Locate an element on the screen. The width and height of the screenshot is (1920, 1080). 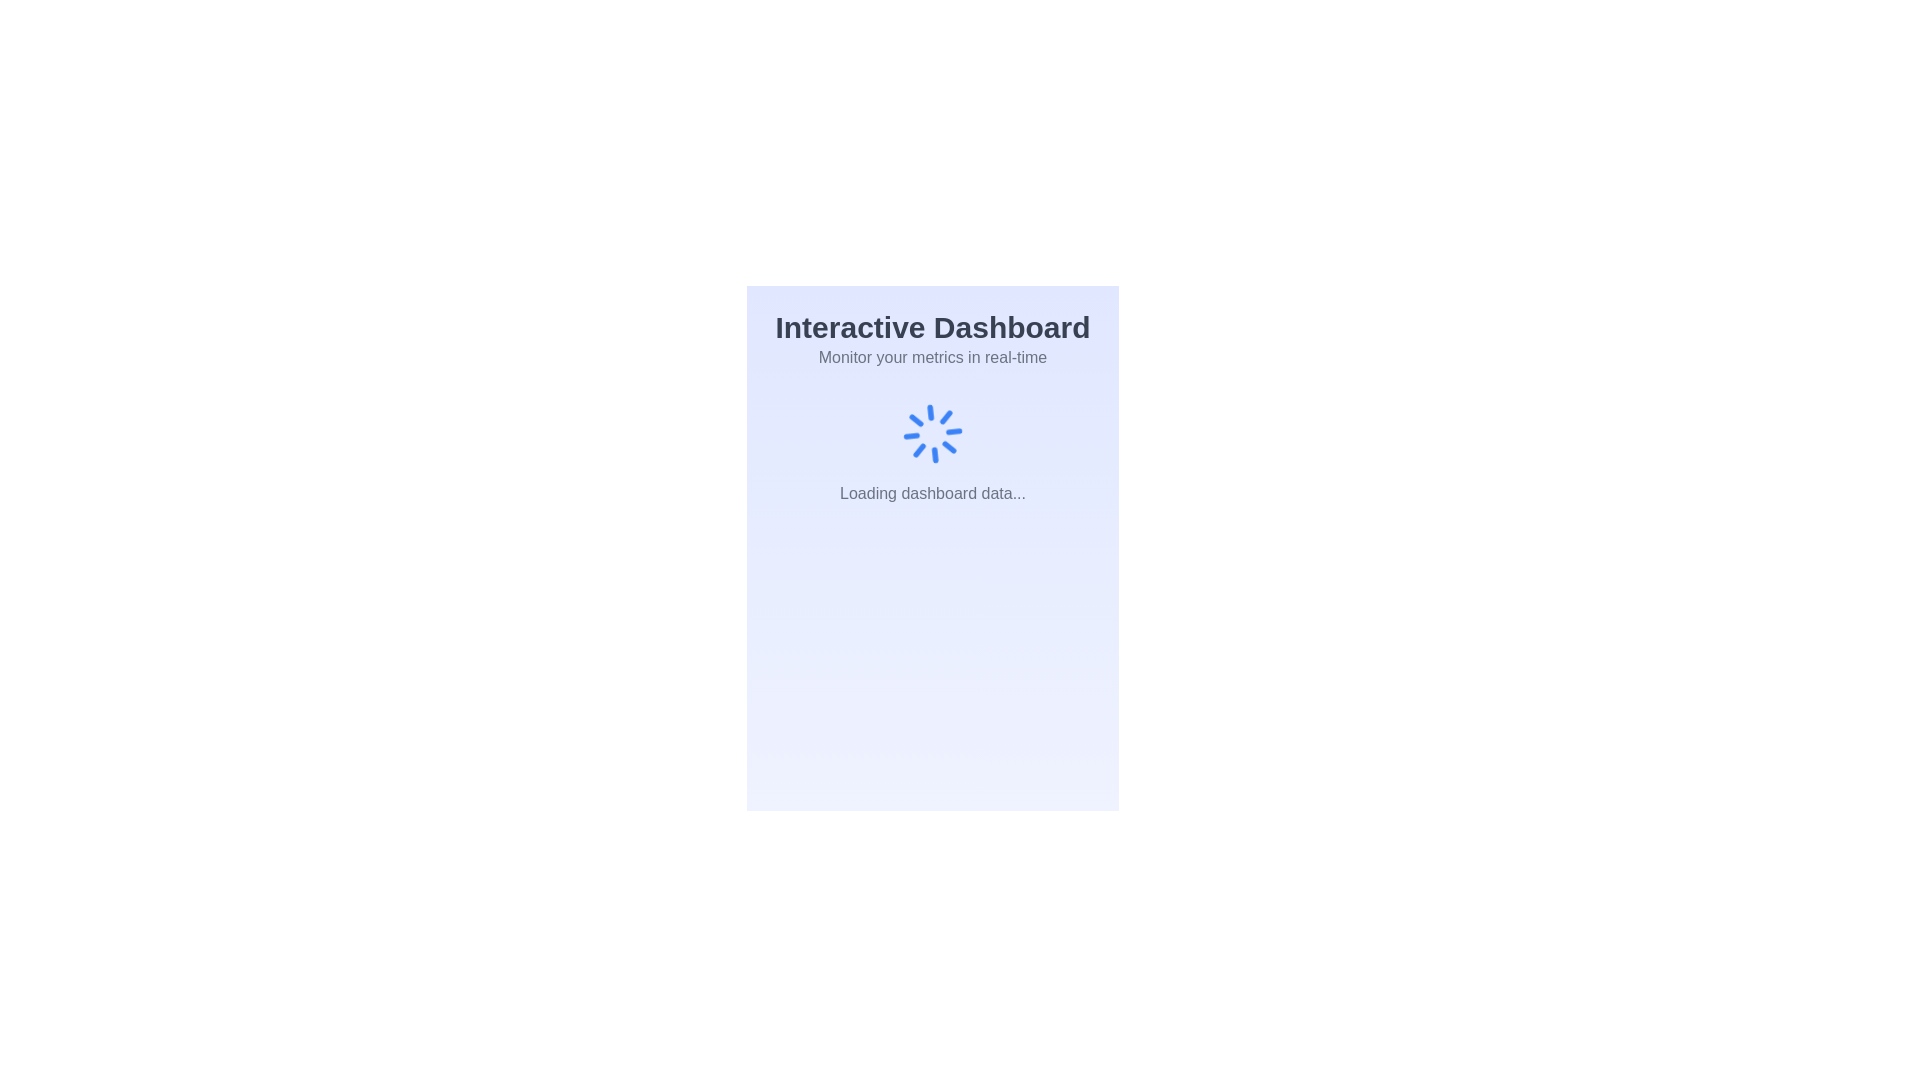
the fifth graphical line segment of the spinner graphic that indicates loading state, which is centrally located below the 'Interactive Dashboard' text is located at coordinates (923, 413).